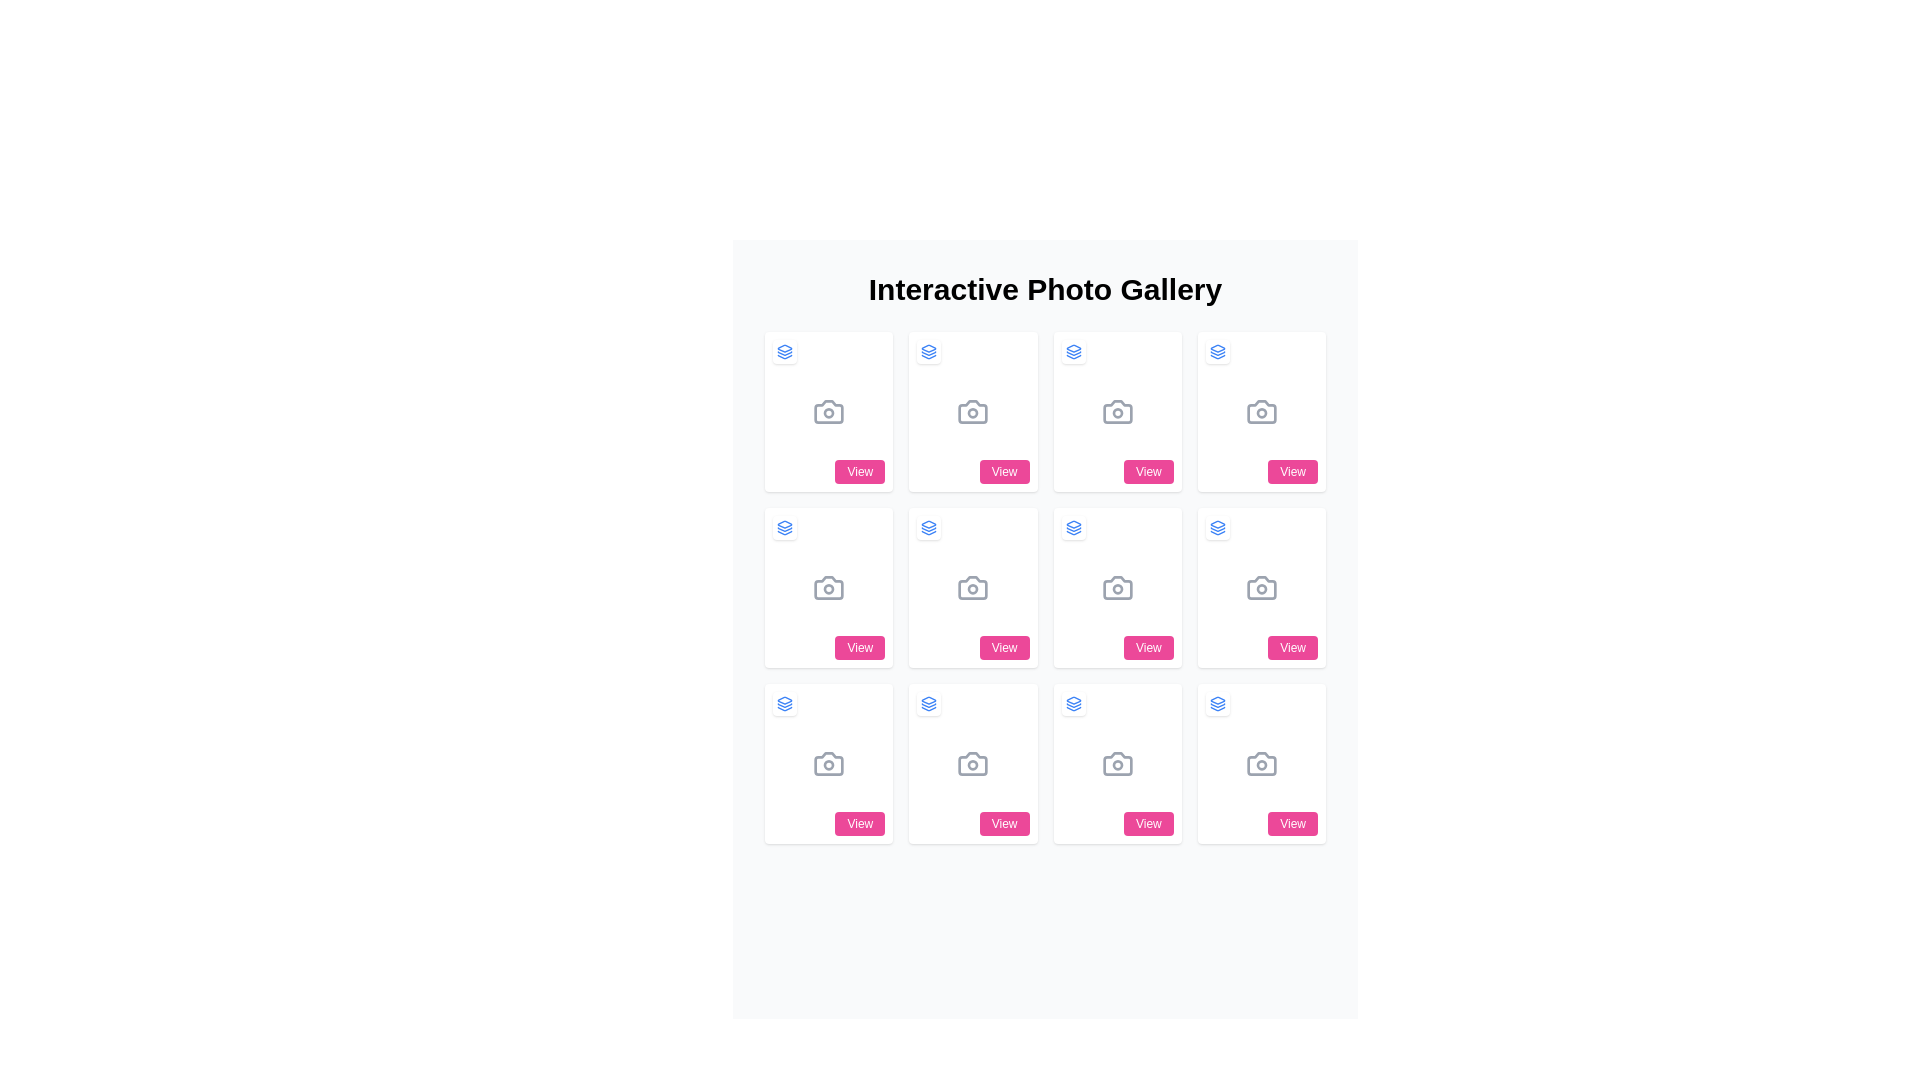 The width and height of the screenshot is (1920, 1080). Describe the element at coordinates (1148, 648) in the screenshot. I see `the rectangular button with a pink background labeled 'View' located in the bottom-right corner of the second card in the third row of a 4x4 grid` at that location.